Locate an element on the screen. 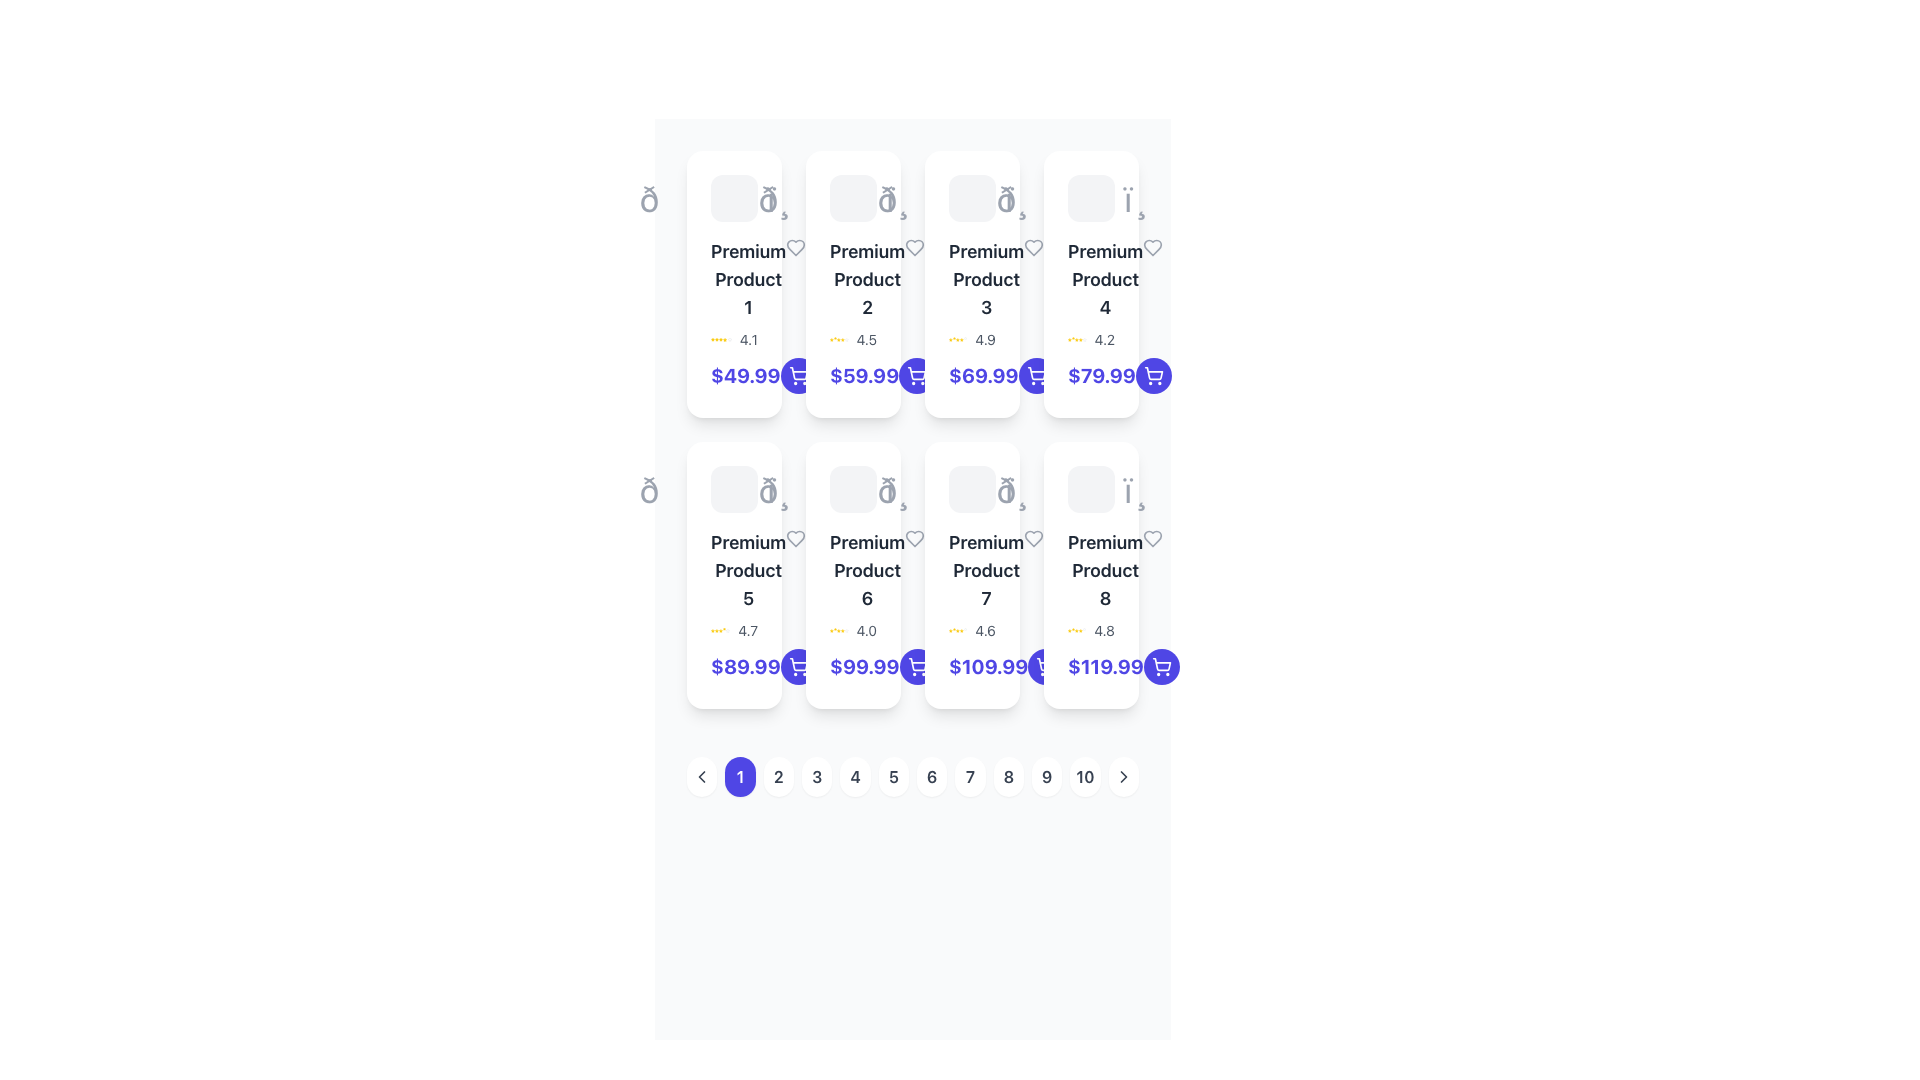  the fourth yellow filled star icon in the rating component for 'Premium Product 5' is located at coordinates (720, 631).